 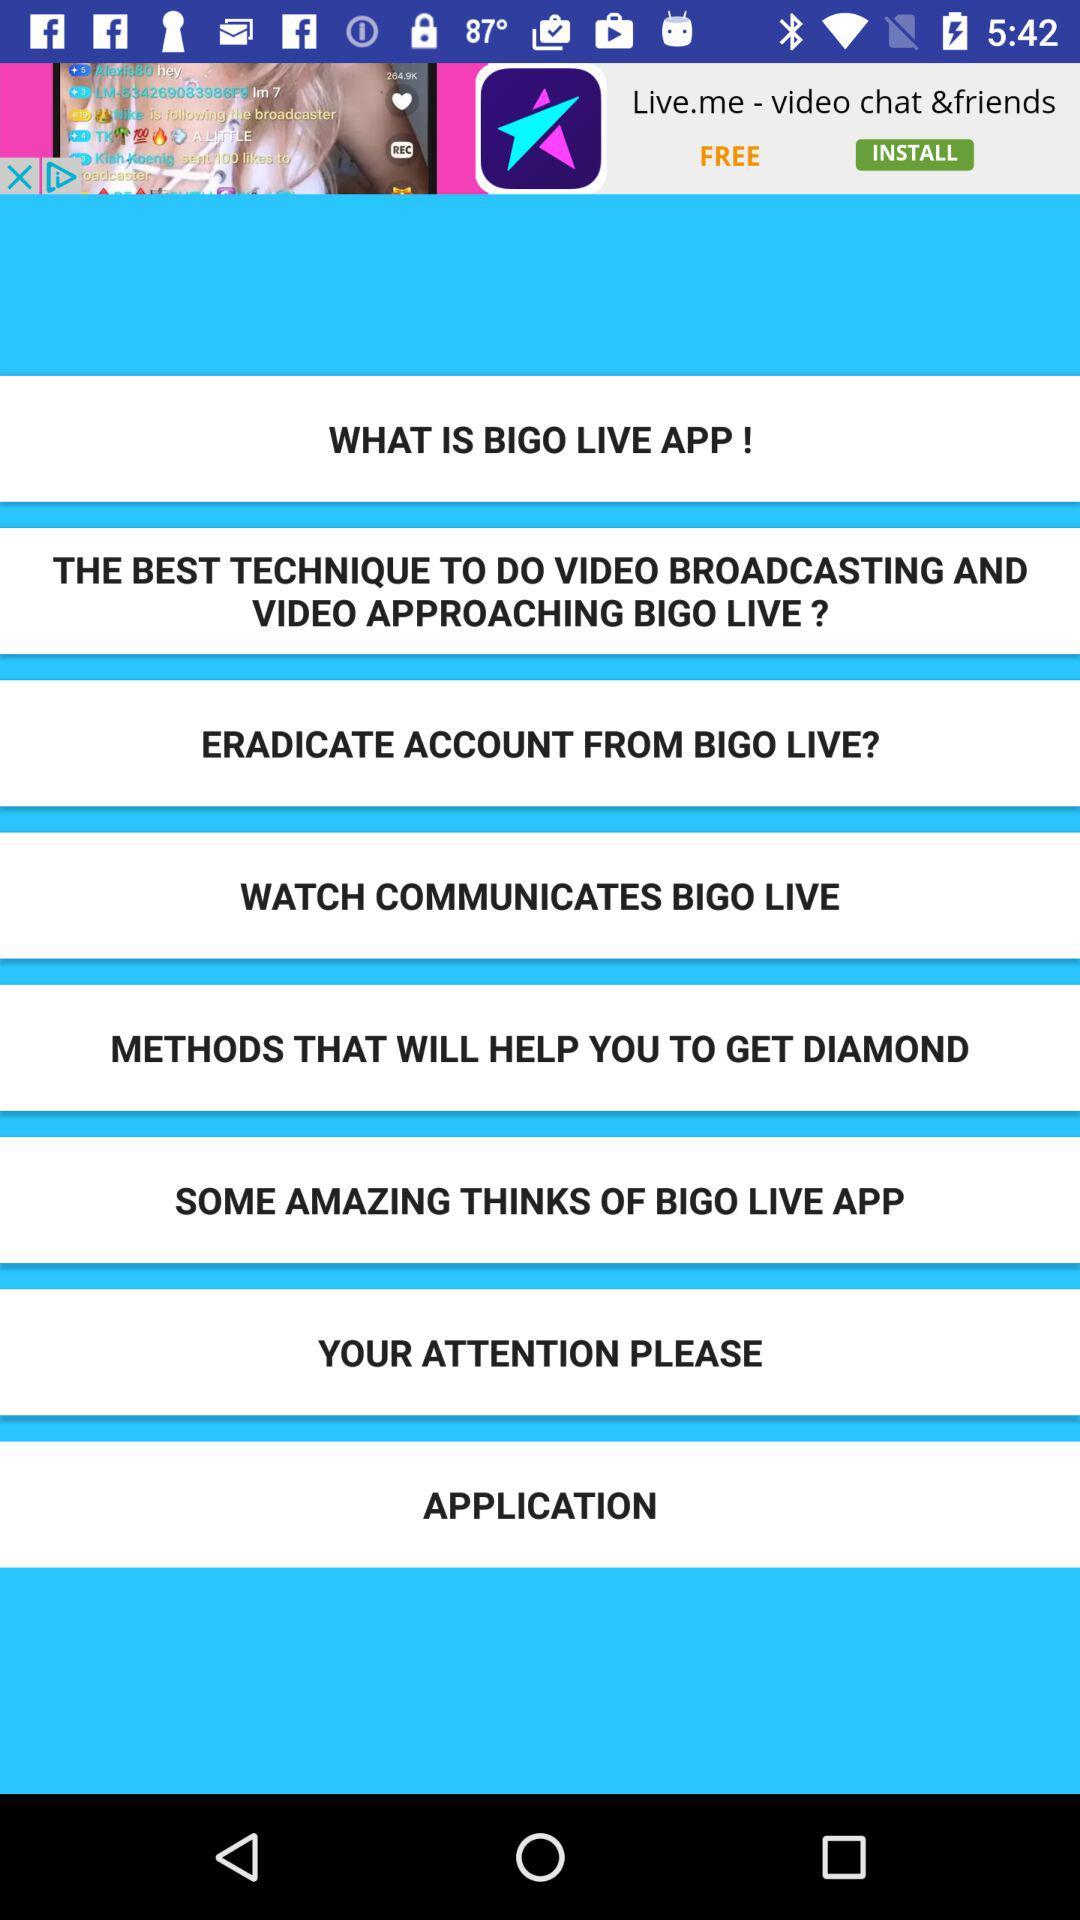 I want to click on open advertisement, so click(x=540, y=127).